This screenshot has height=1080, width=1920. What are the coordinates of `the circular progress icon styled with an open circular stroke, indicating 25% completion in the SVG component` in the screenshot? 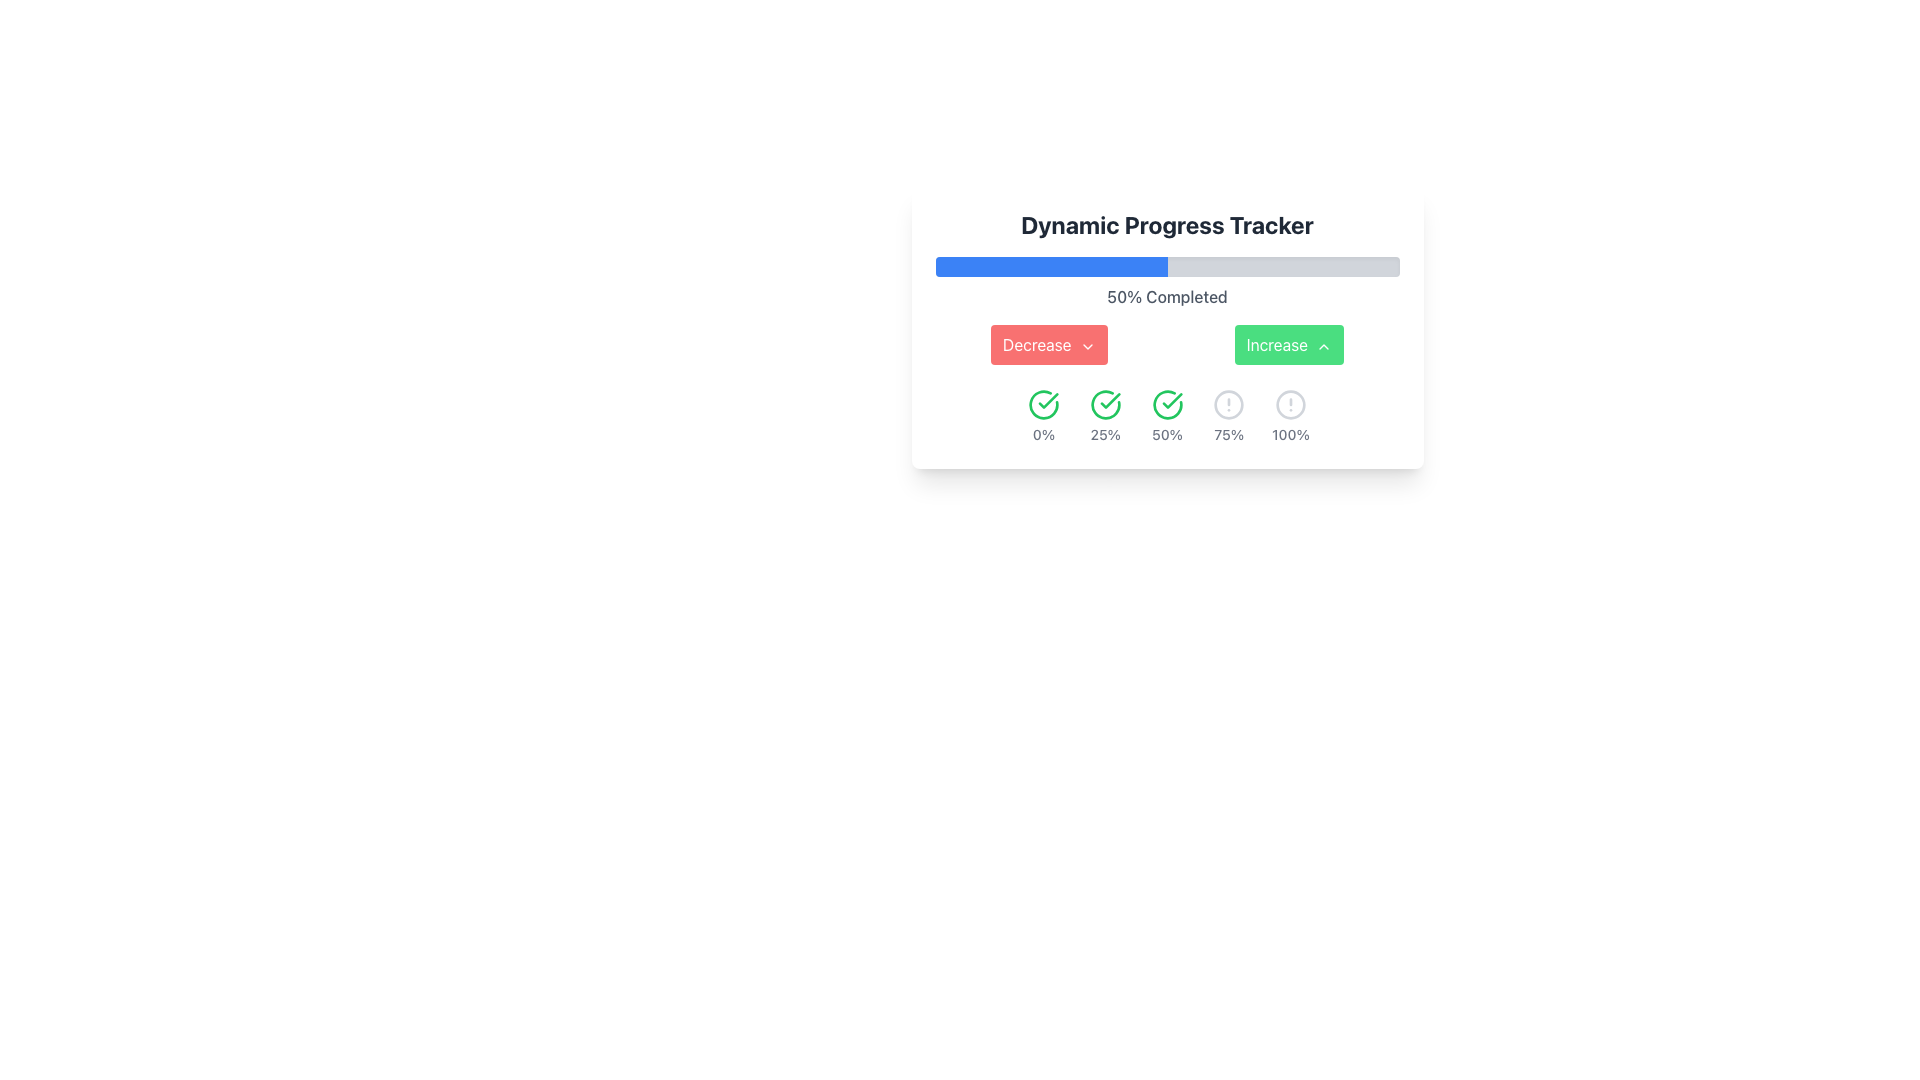 It's located at (1042, 405).